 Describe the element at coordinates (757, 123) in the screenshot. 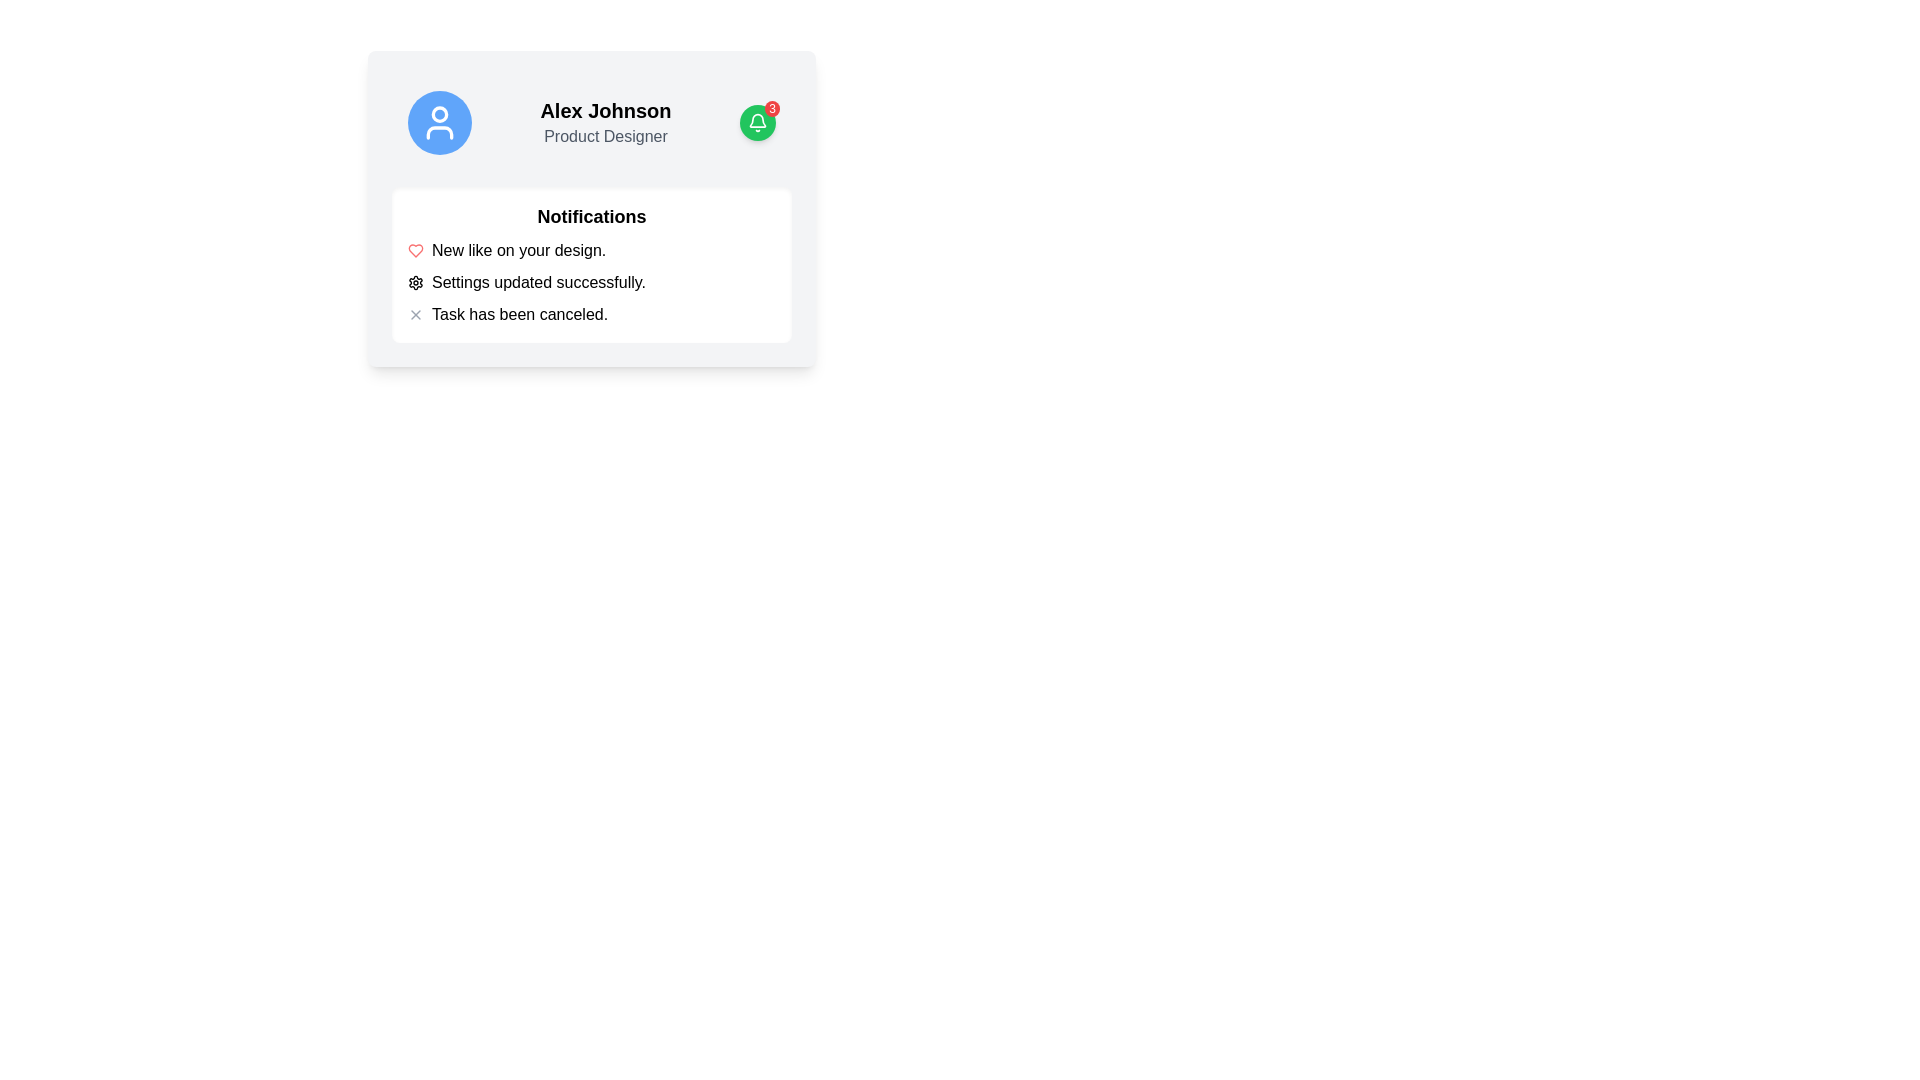

I see `the circular green button with a white bell icon and a red badge showing '3'` at that location.